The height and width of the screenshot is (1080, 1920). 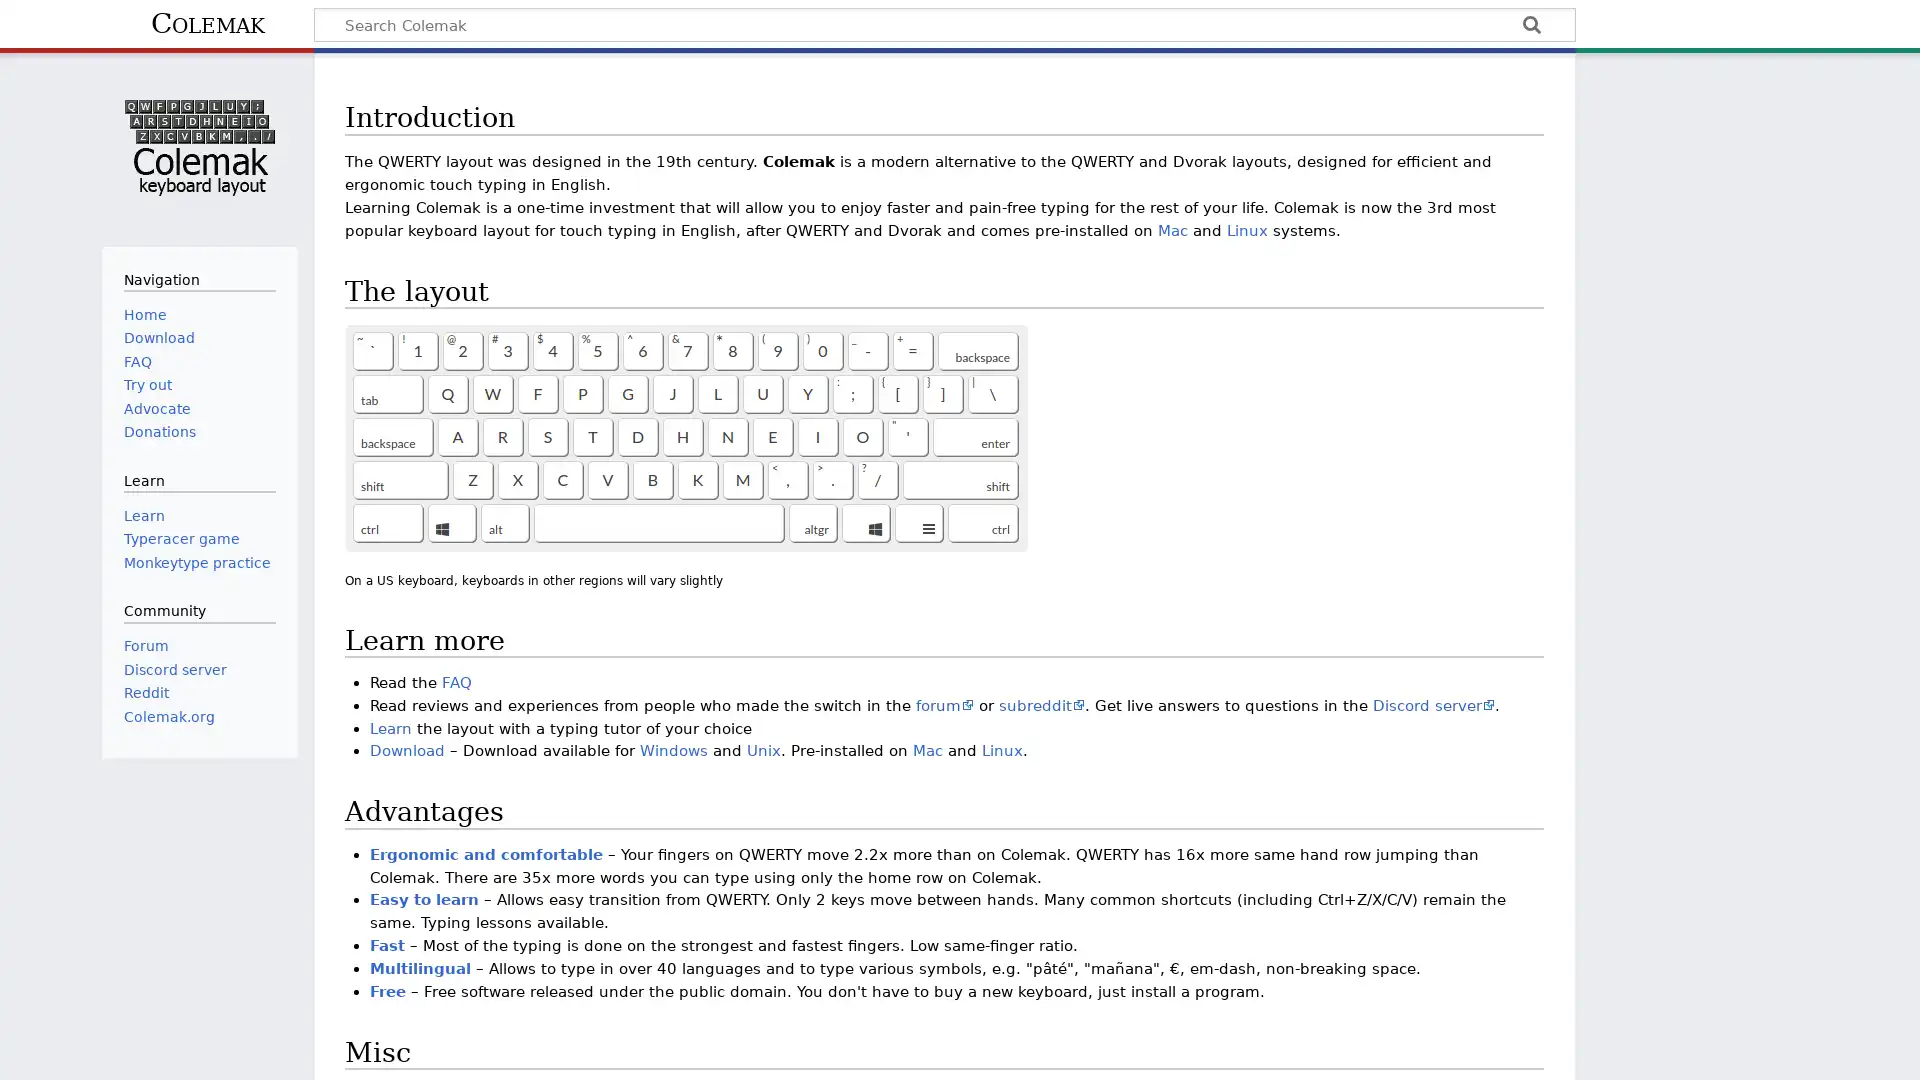 What do you see at coordinates (1530, 27) in the screenshot?
I see `Go` at bounding box center [1530, 27].